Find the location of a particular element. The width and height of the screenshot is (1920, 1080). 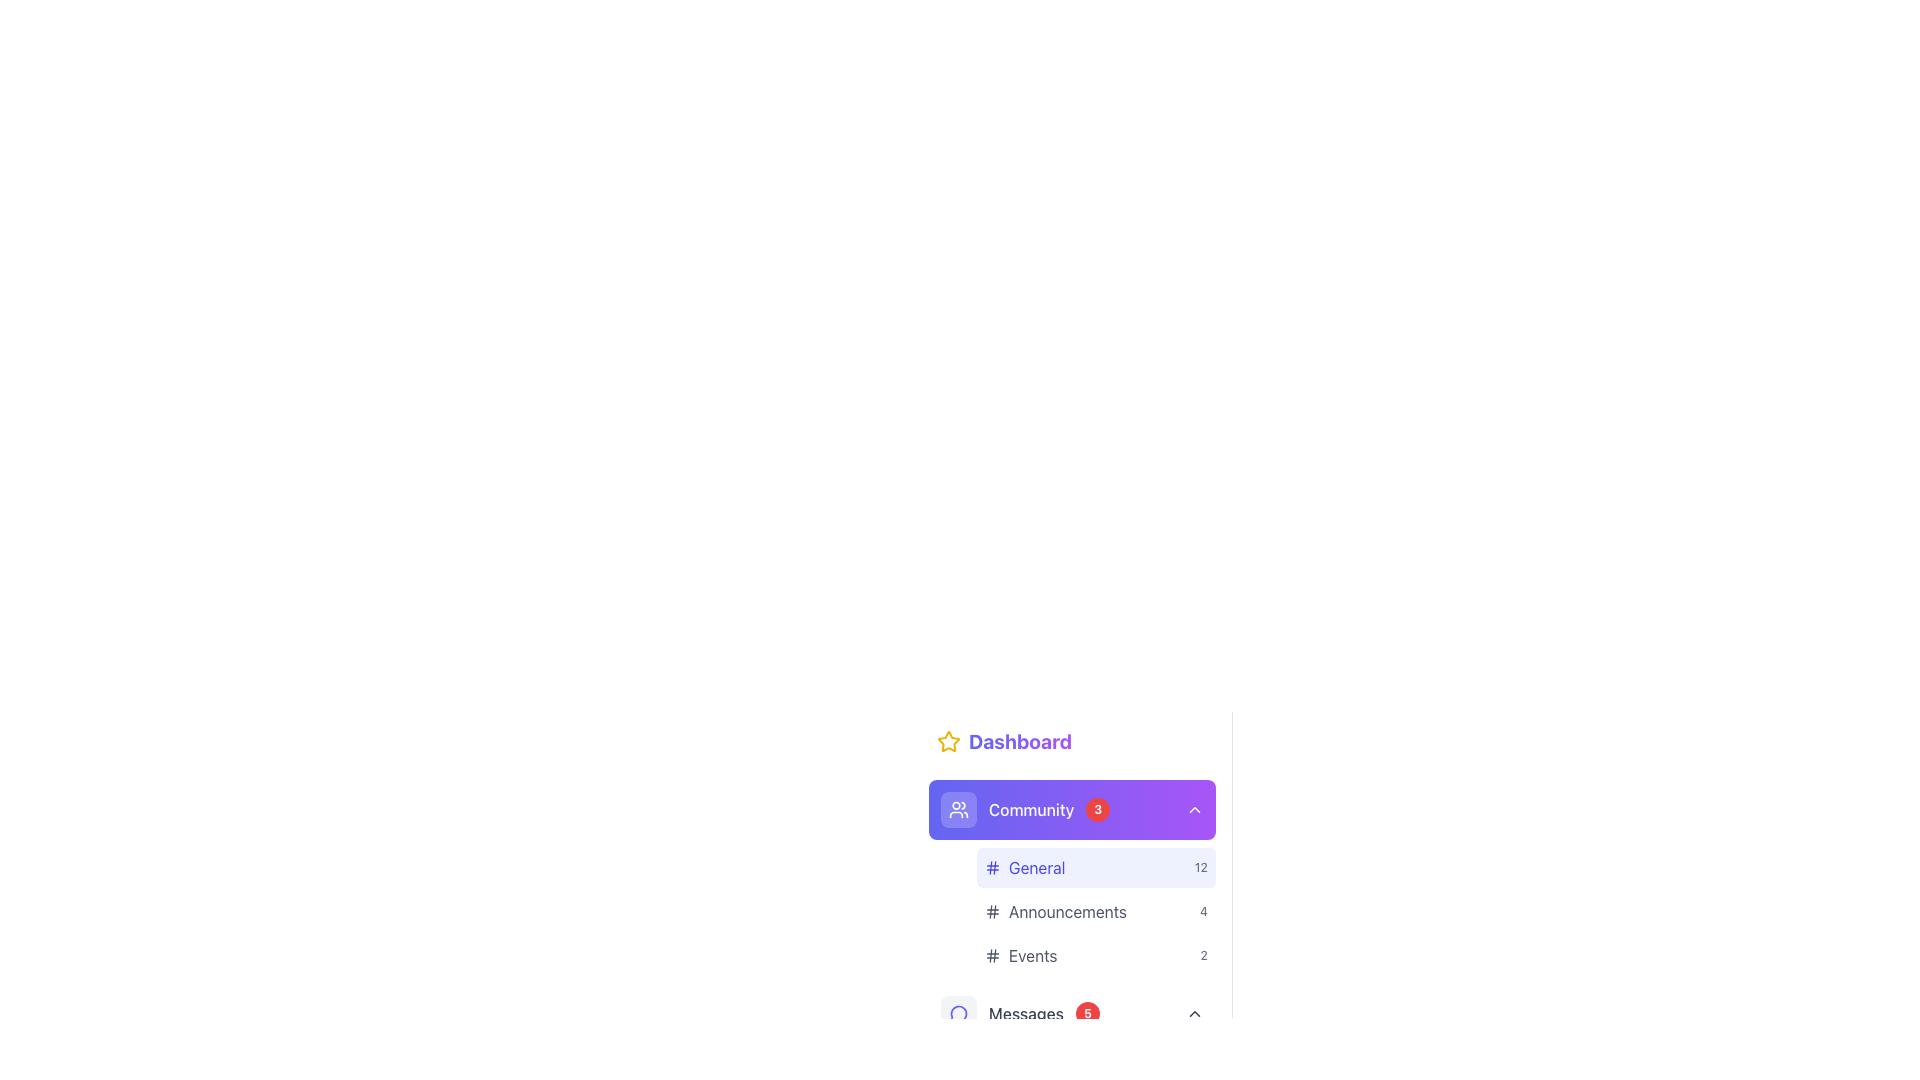

the 'Dashboard' label with a decorative star icon is located at coordinates (1004, 741).